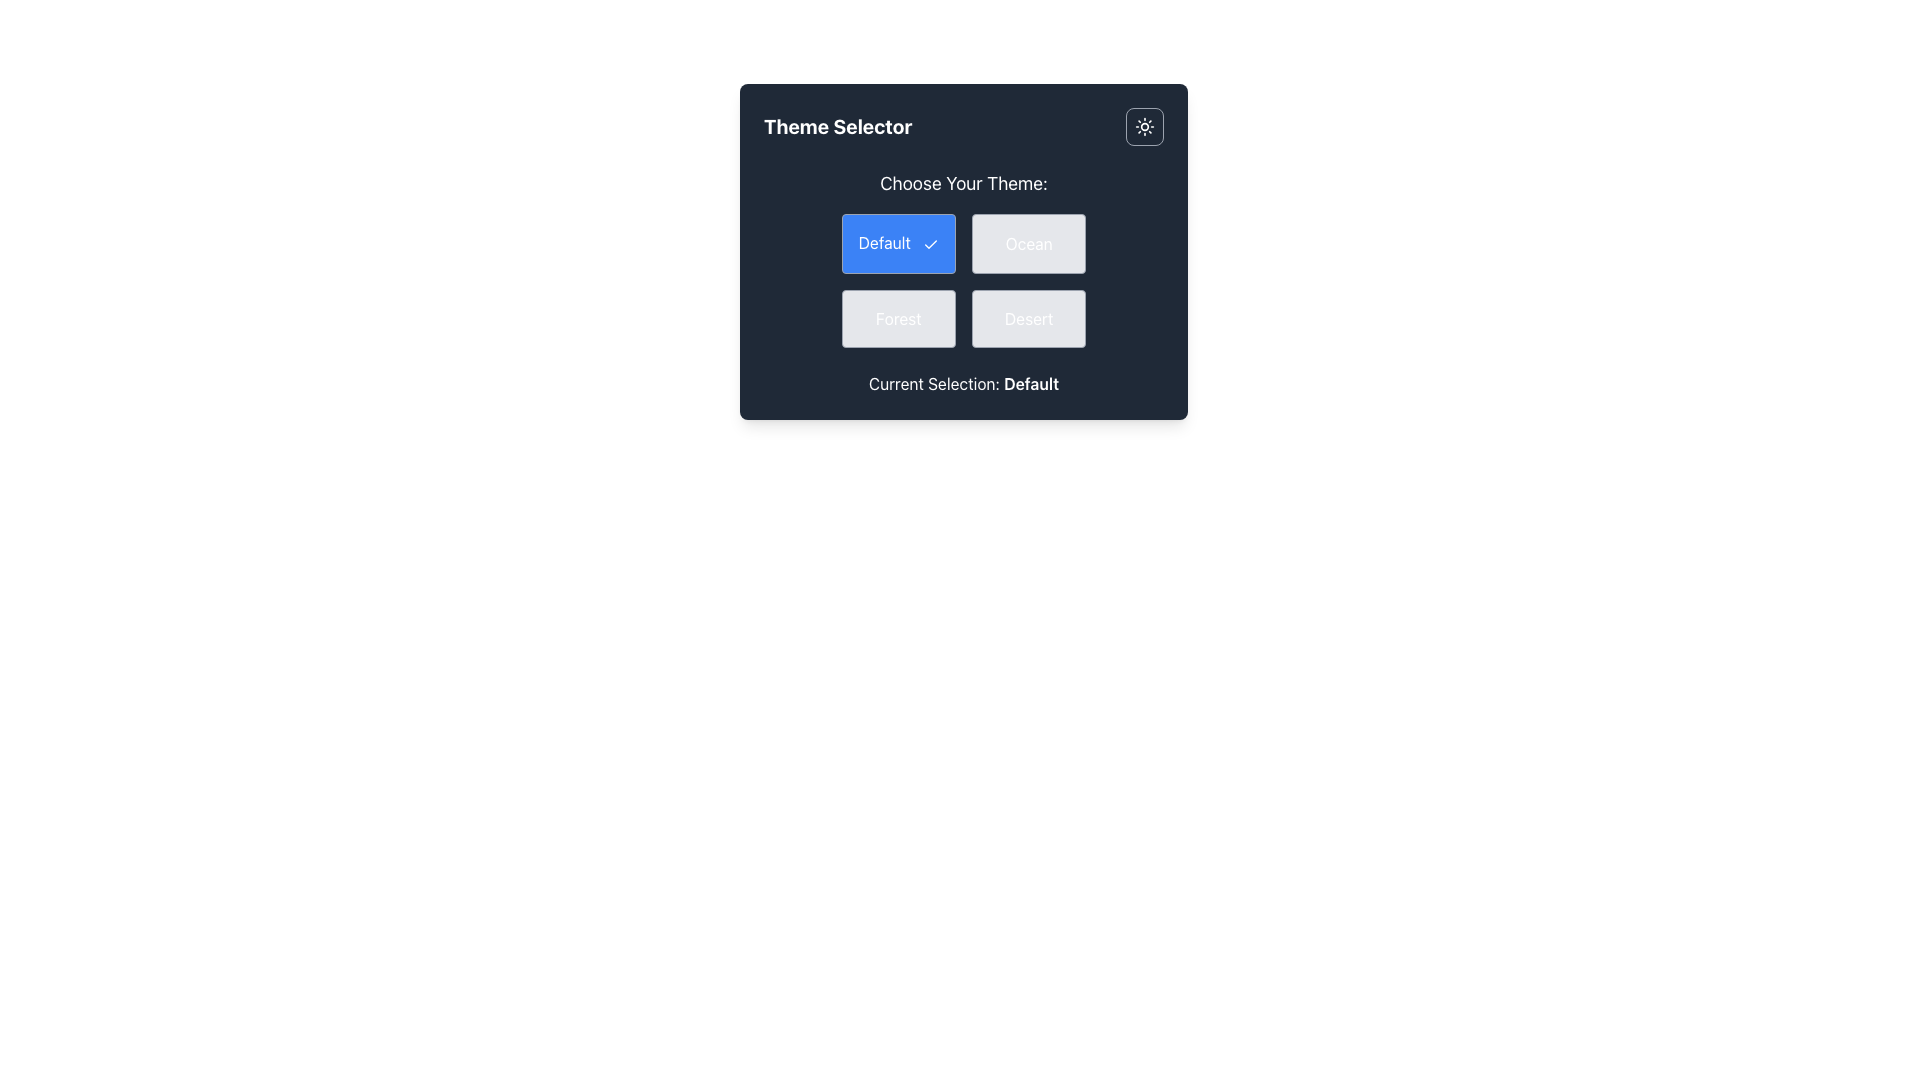  Describe the element at coordinates (1145, 127) in the screenshot. I see `the sun-shaped icon in the theme selector interface for tooltip display` at that location.